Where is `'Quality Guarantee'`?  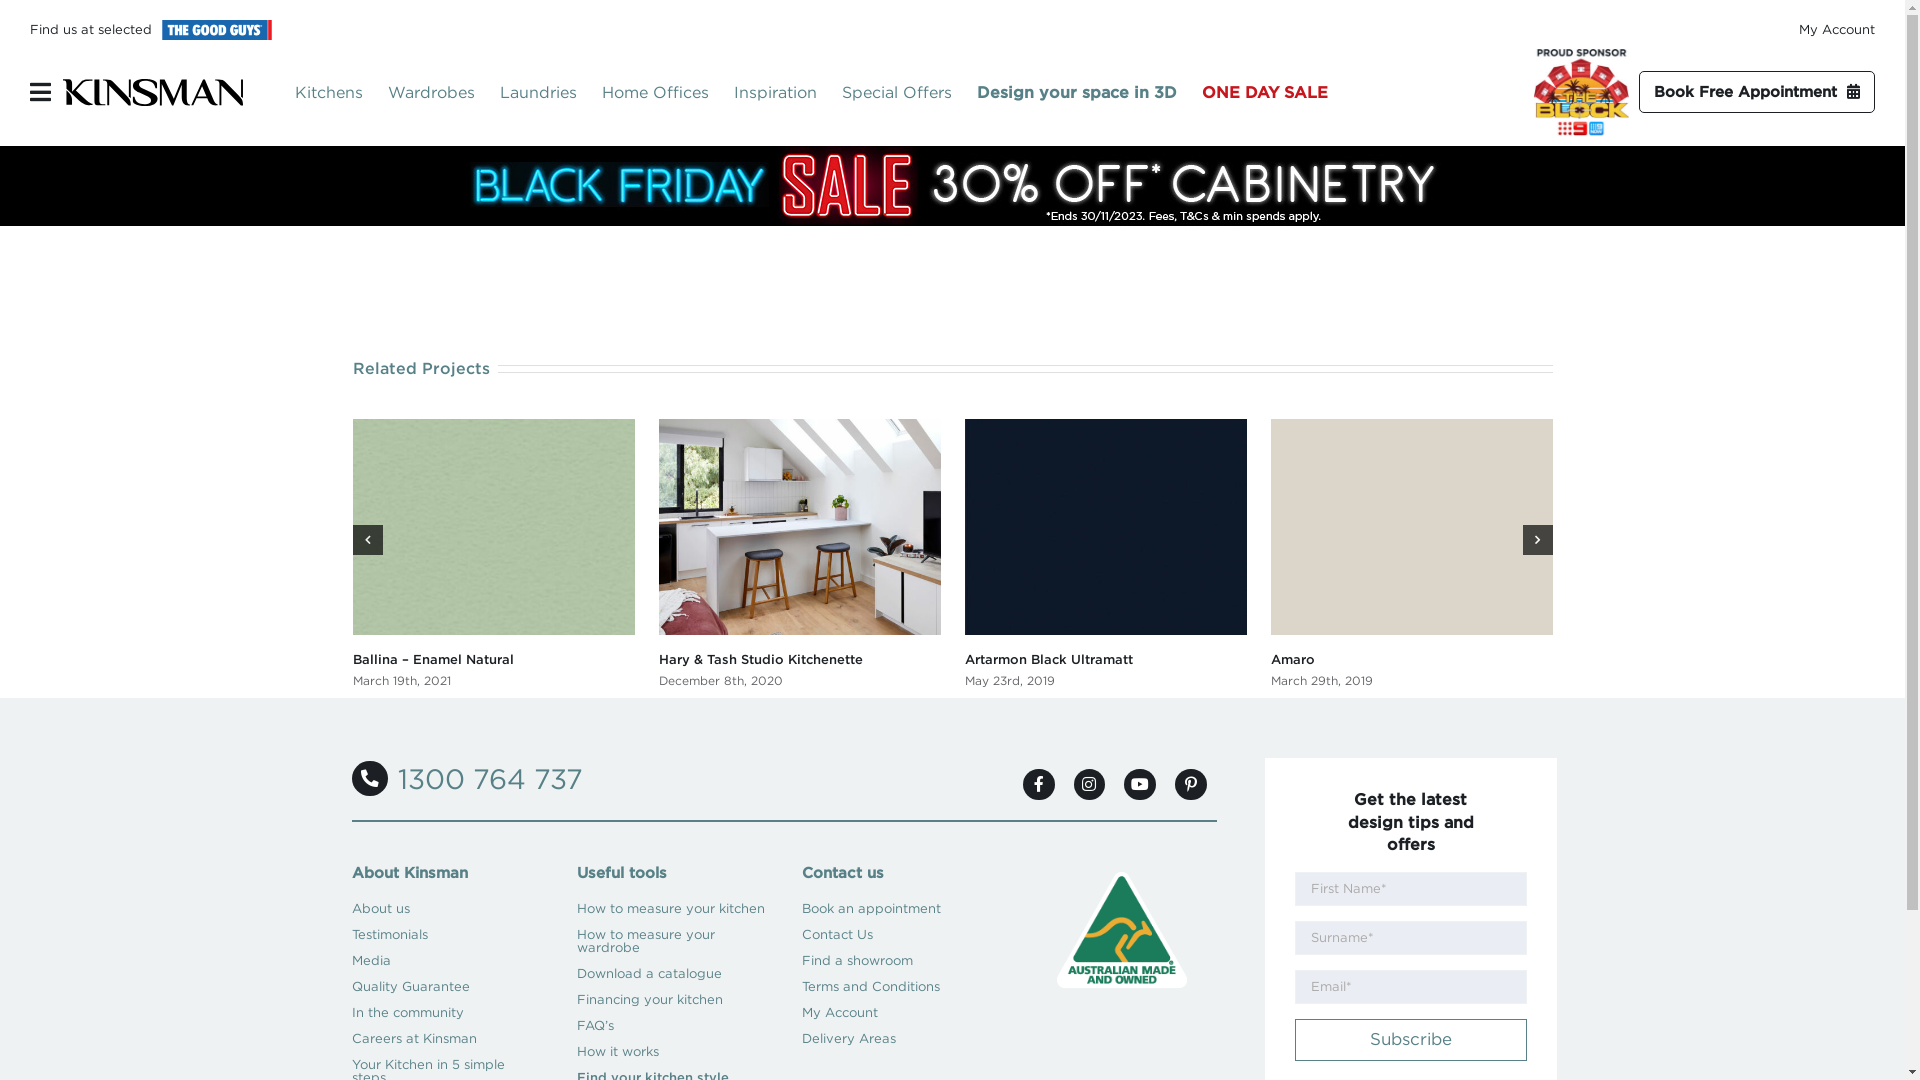
'Quality Guarantee' is located at coordinates (351, 986).